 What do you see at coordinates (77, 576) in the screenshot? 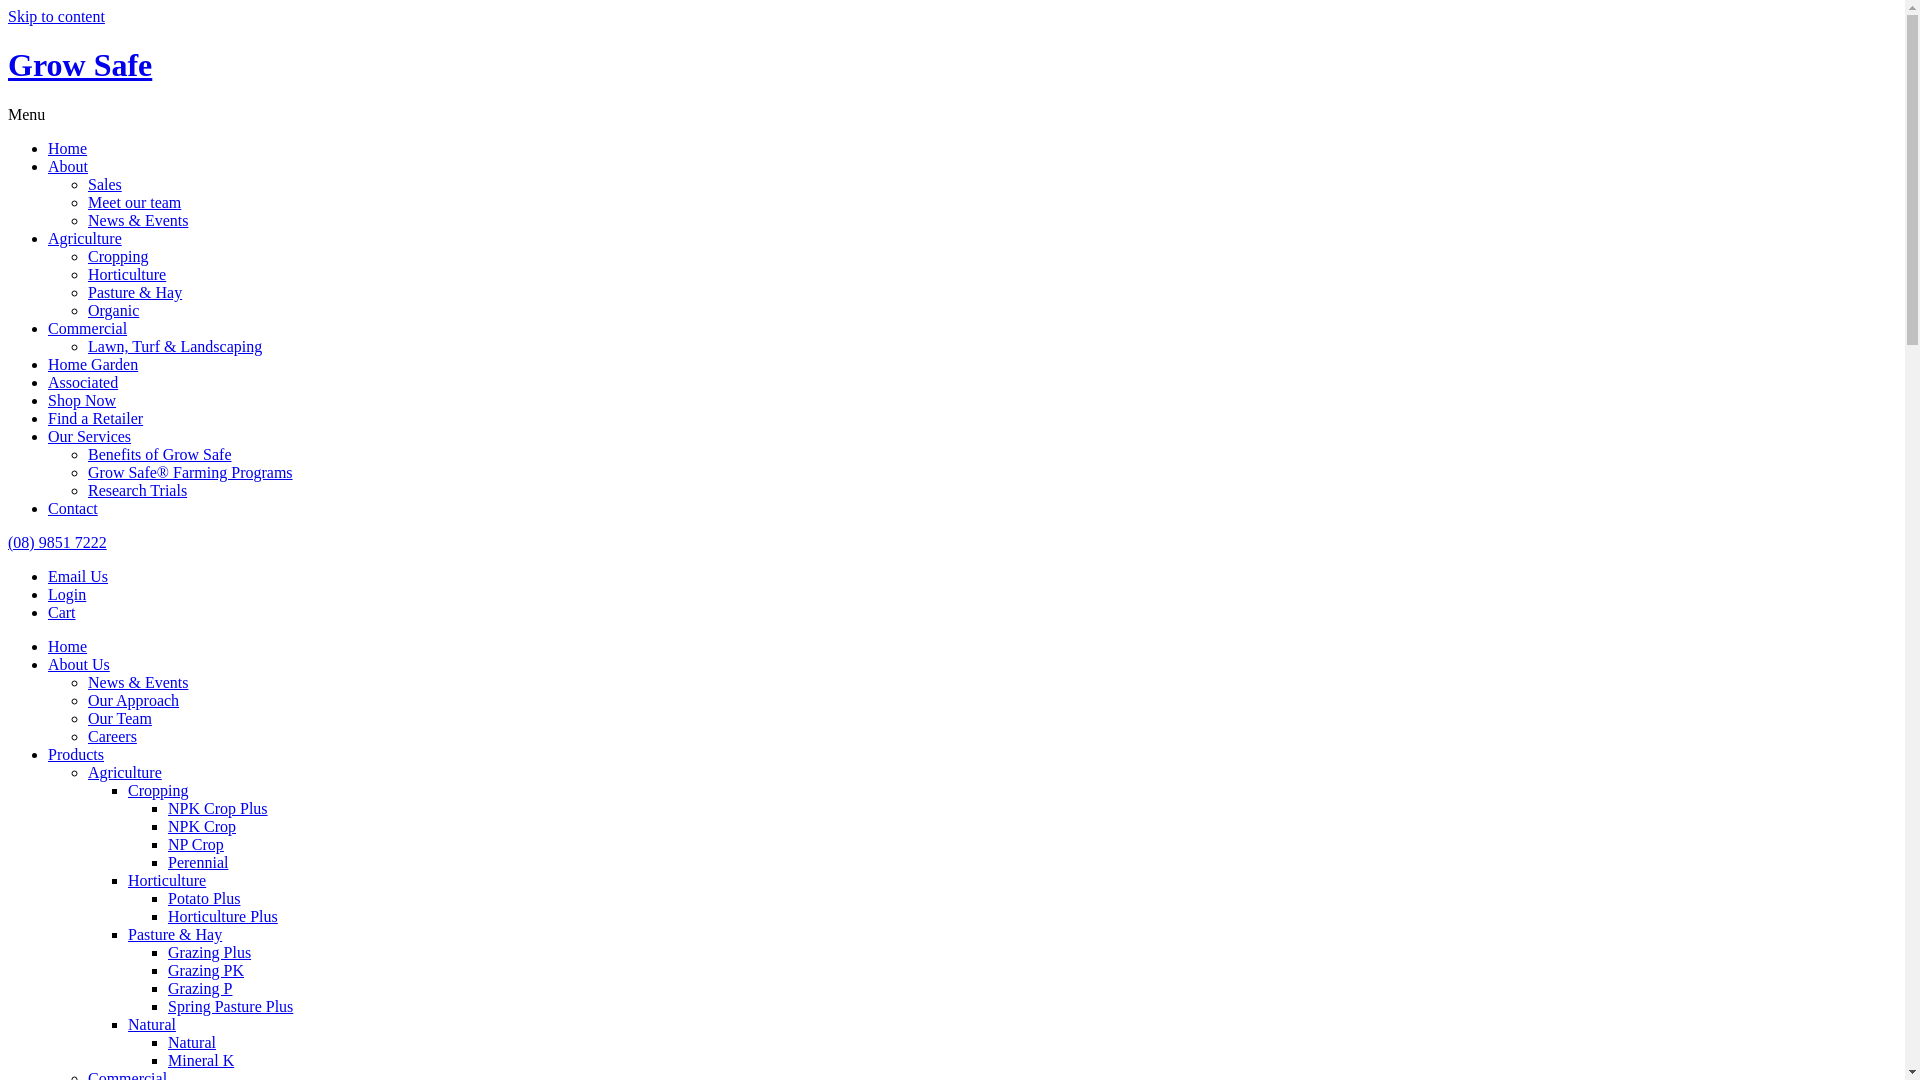
I see `'Email Us'` at bounding box center [77, 576].